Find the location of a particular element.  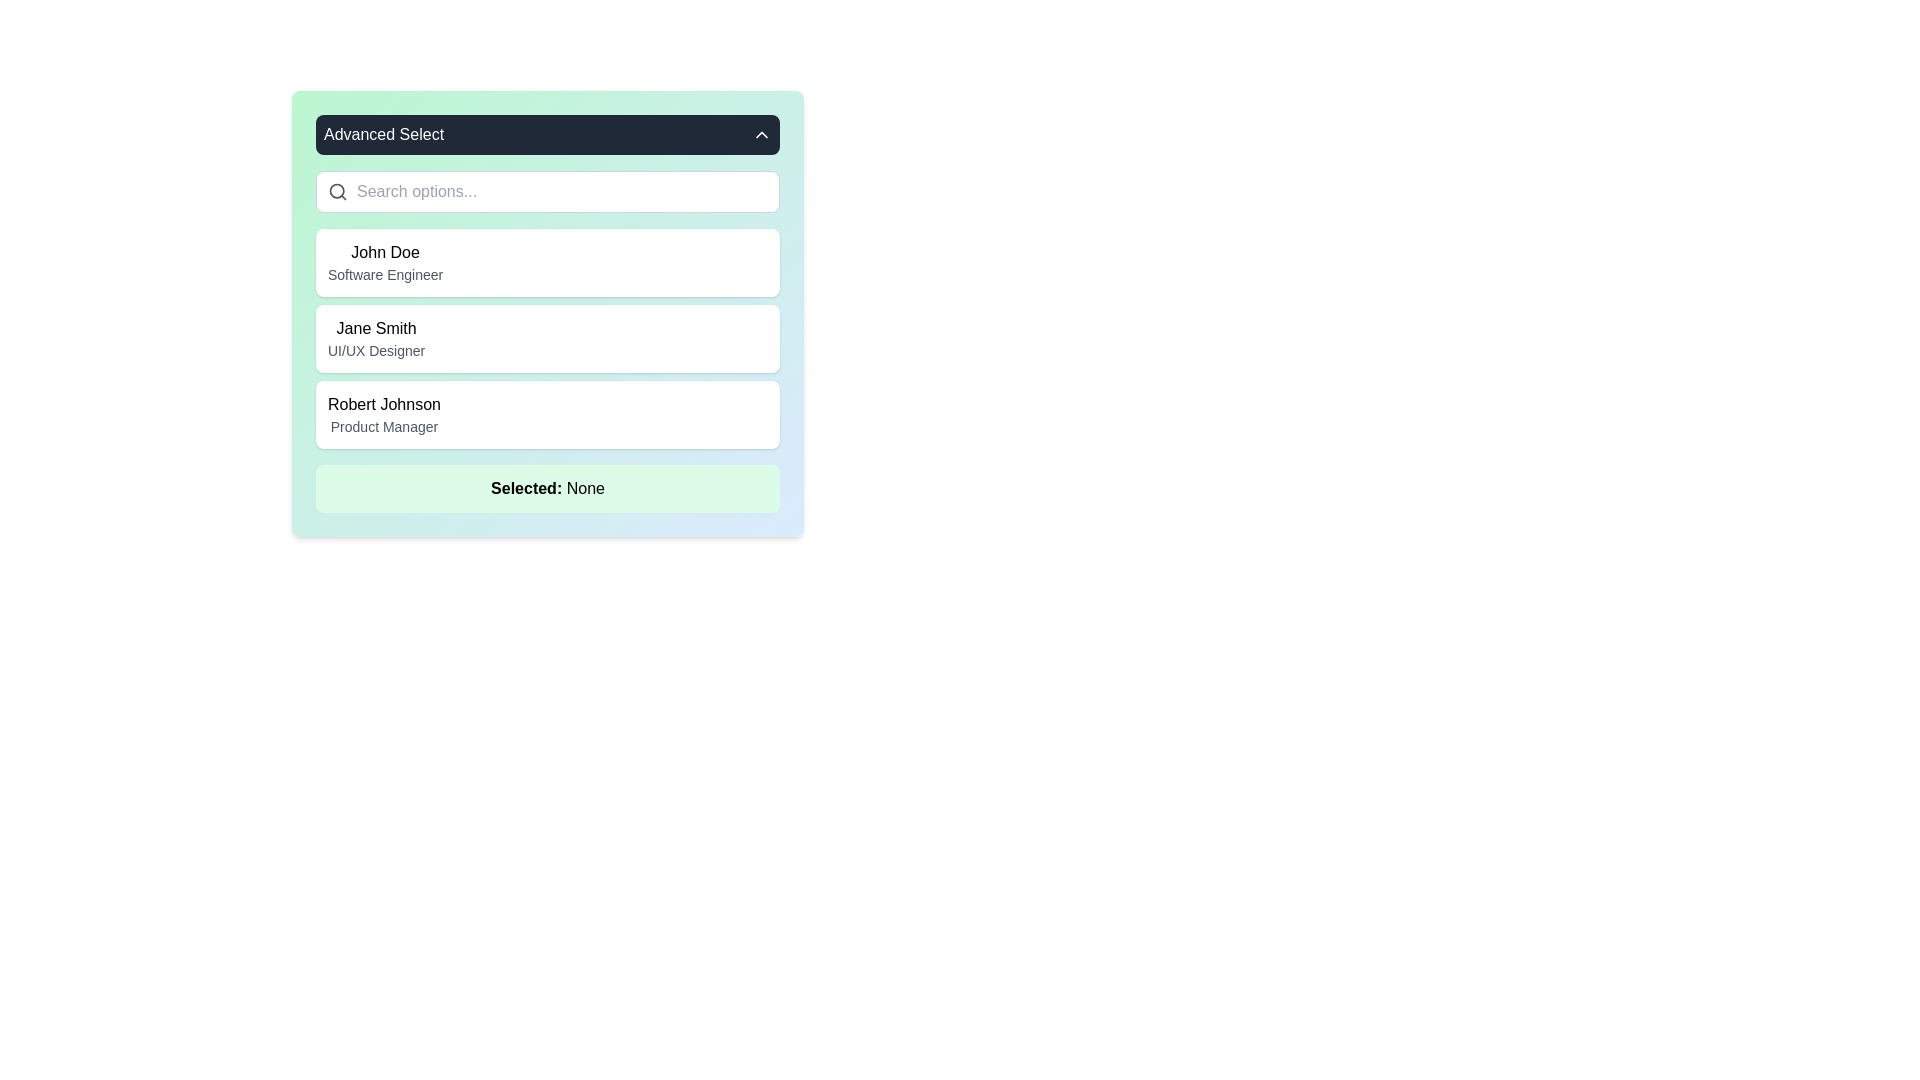

the second list item displaying 'Jane Smith' and 'UI/UX Designer' in the 'Advanced Select' component is located at coordinates (547, 341).